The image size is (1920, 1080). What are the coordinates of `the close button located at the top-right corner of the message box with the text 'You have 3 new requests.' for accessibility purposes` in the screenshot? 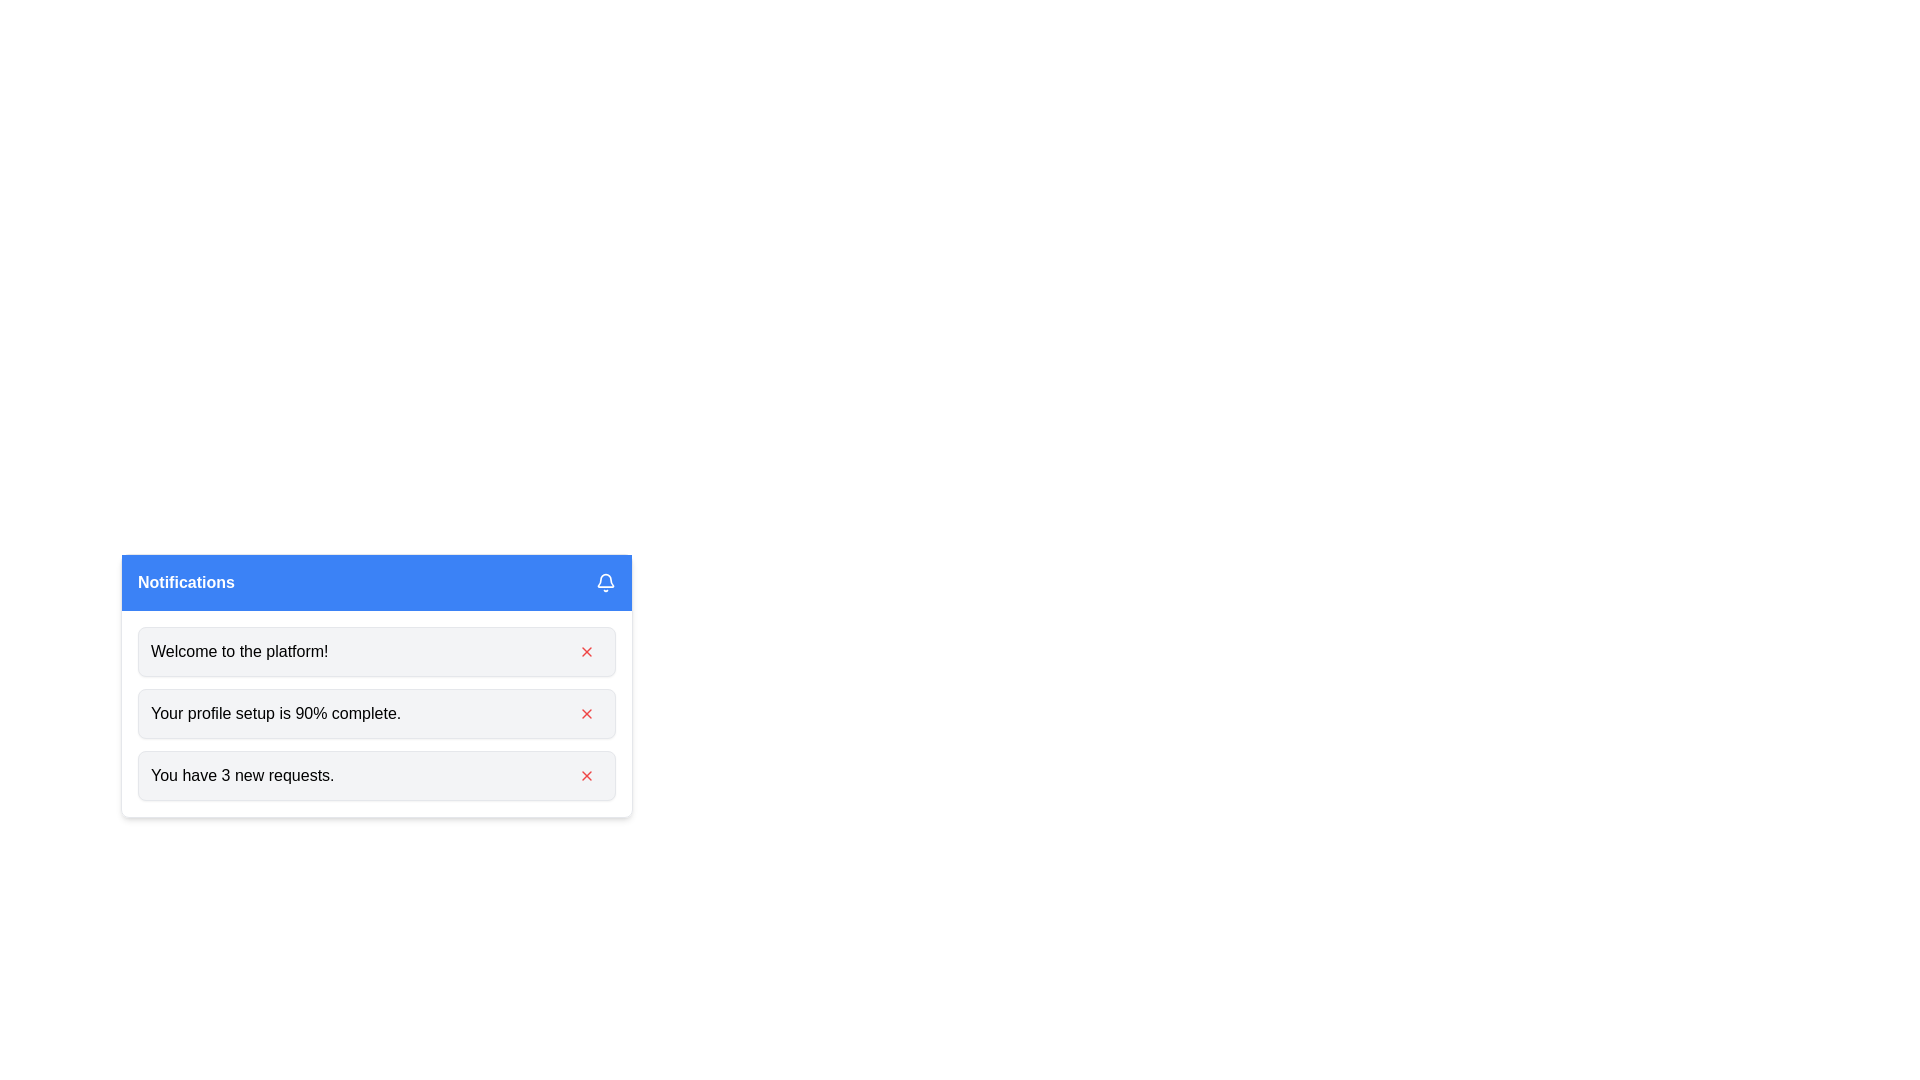 It's located at (585, 774).